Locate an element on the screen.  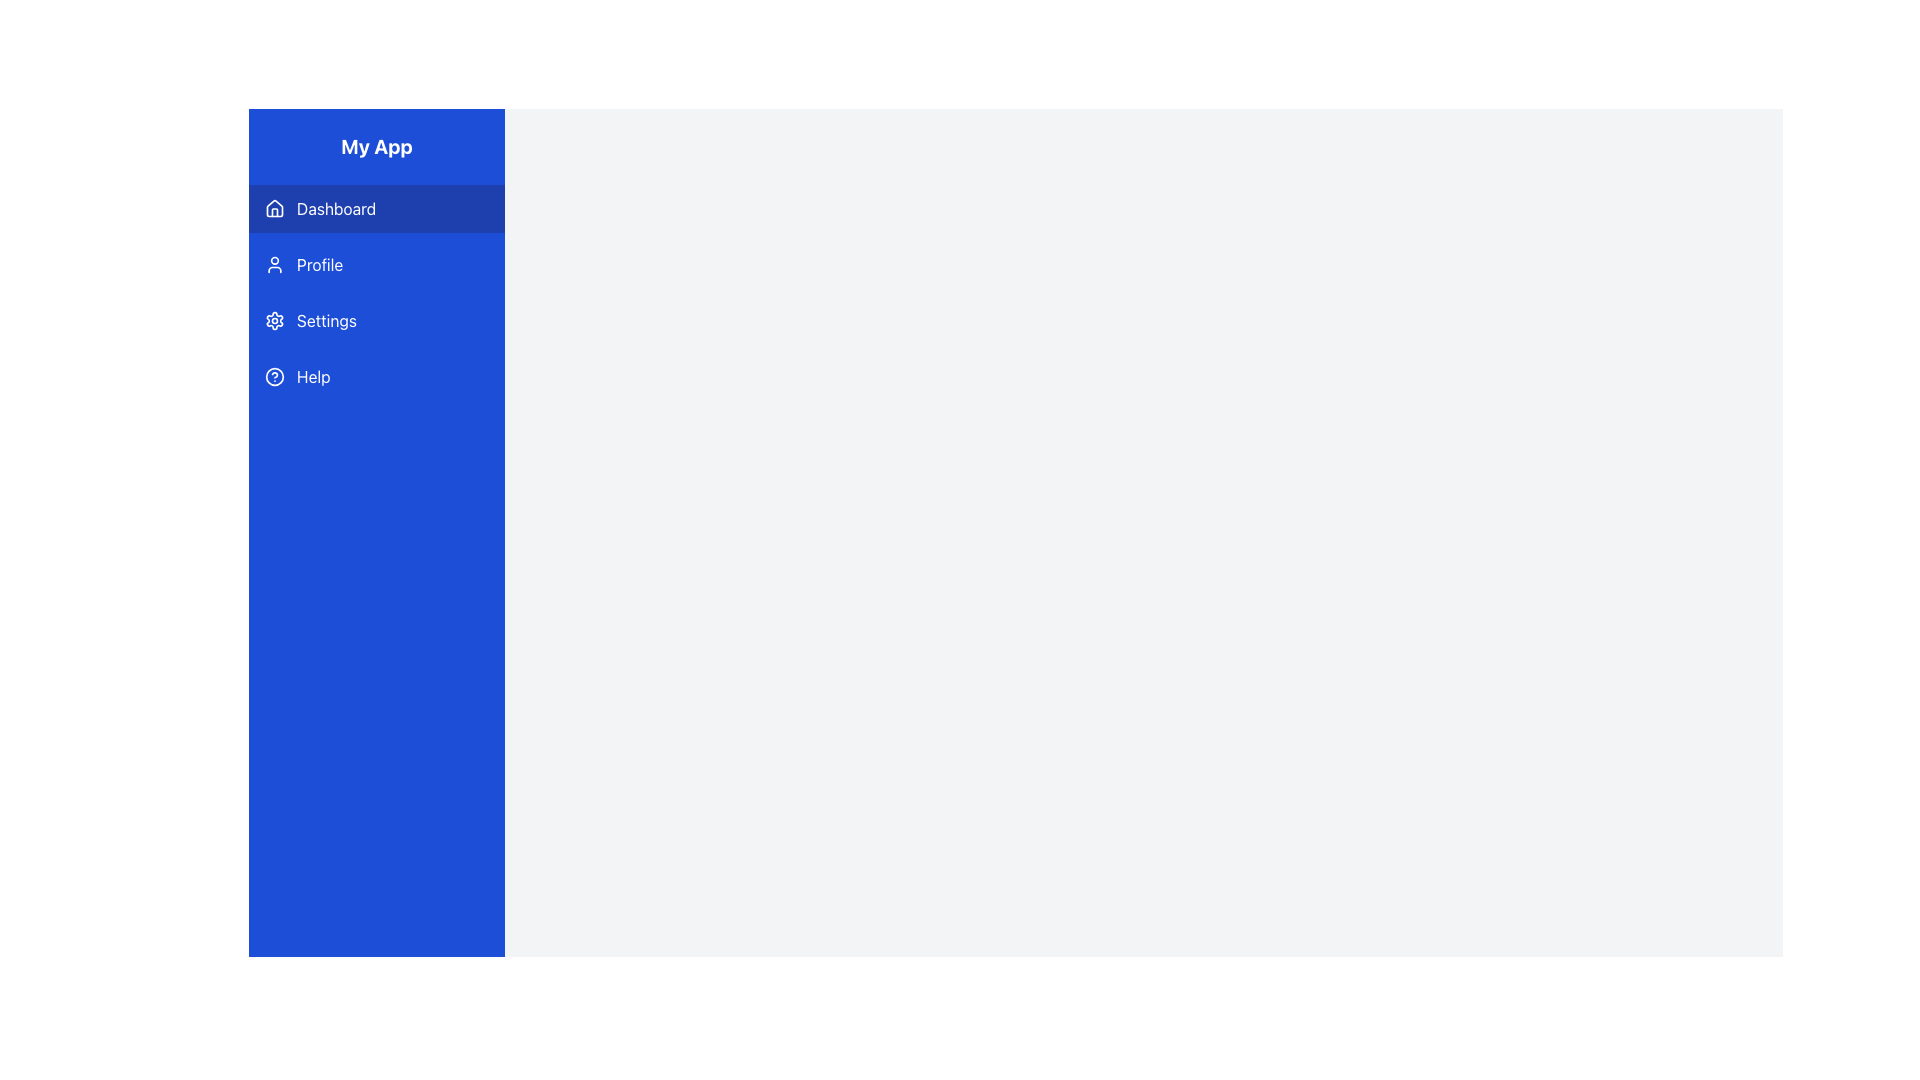
the blue 'Profile' button in the vertical navigation menu is located at coordinates (377, 264).